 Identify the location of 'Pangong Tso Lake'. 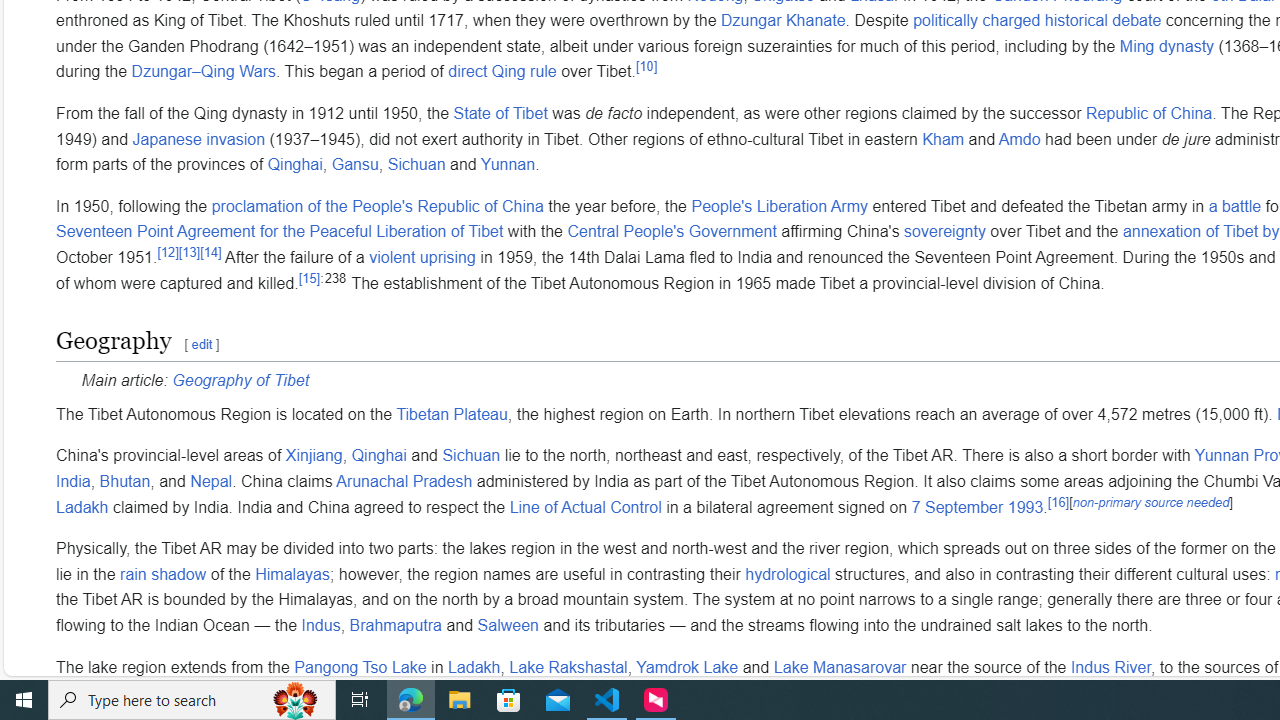
(360, 667).